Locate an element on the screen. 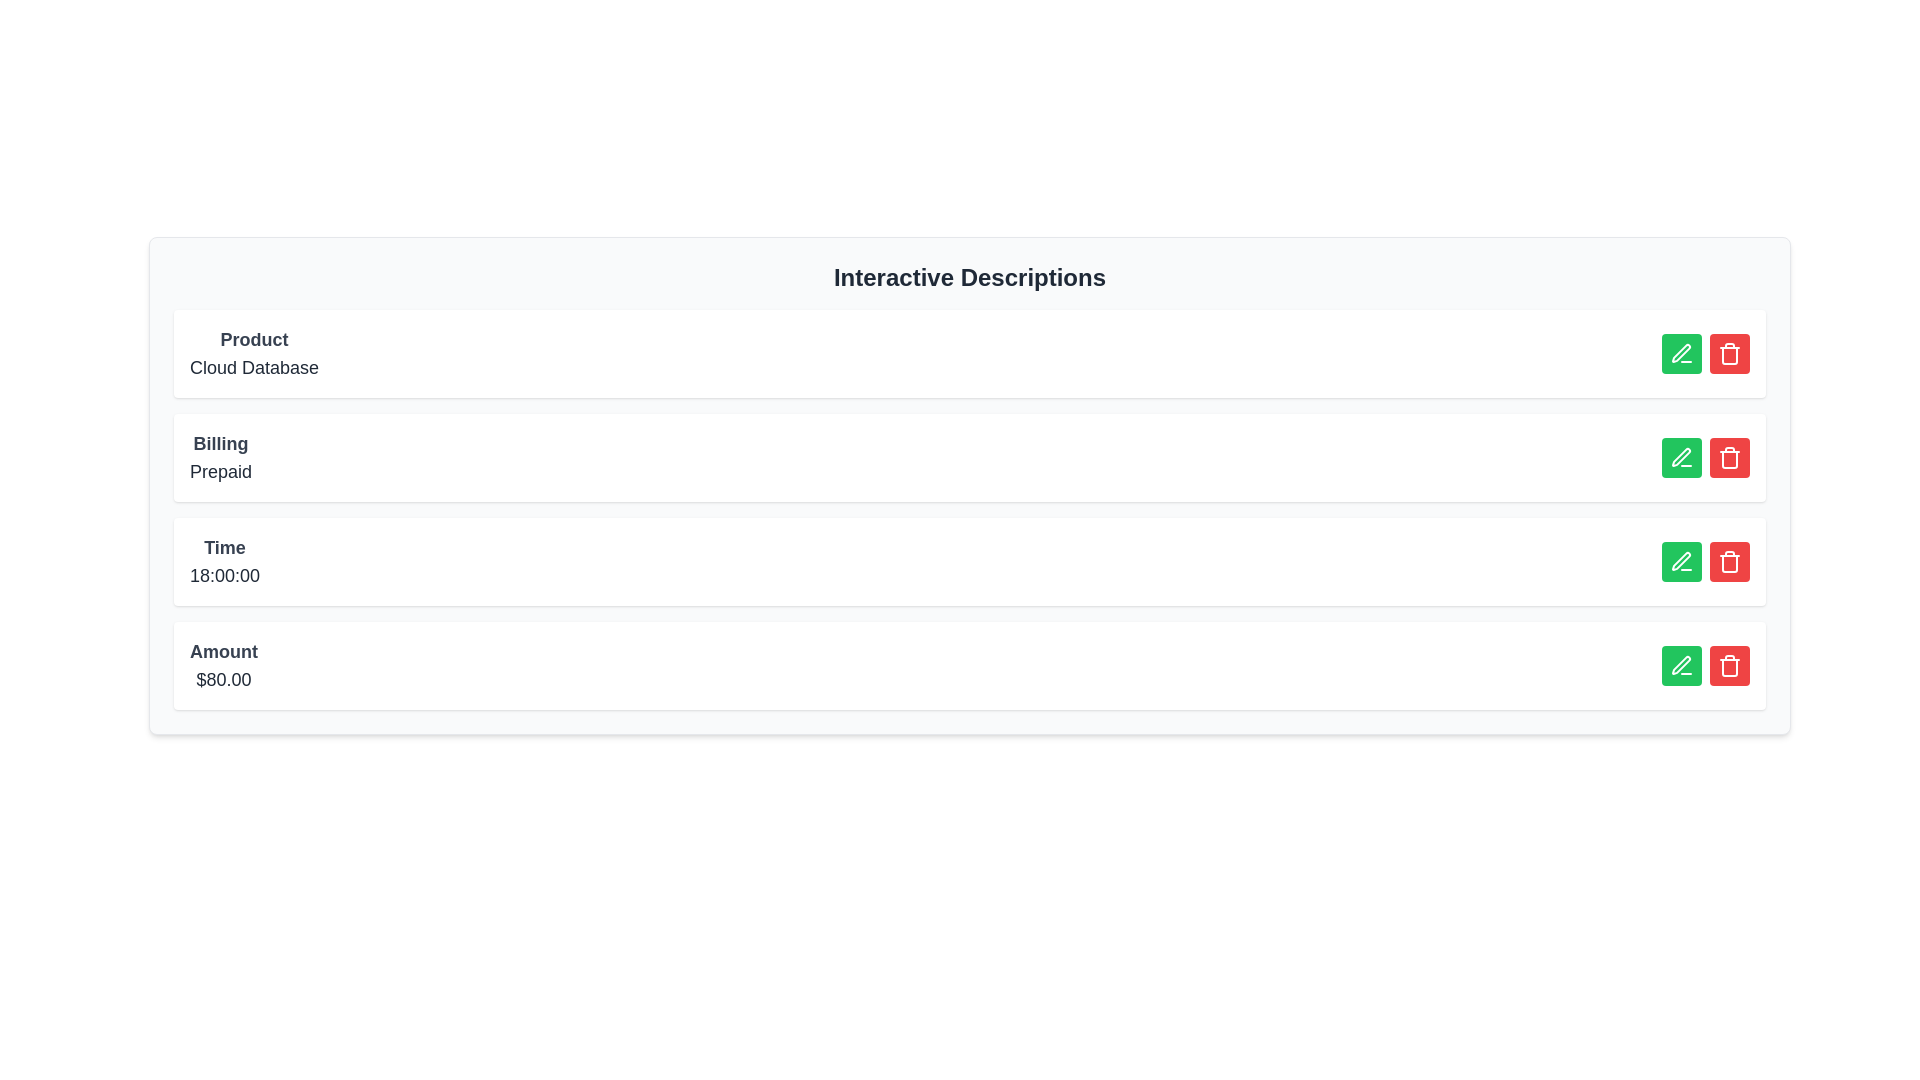 This screenshot has width=1920, height=1080. the edit button located on the right side of the 'Time' row is located at coordinates (1680, 562).